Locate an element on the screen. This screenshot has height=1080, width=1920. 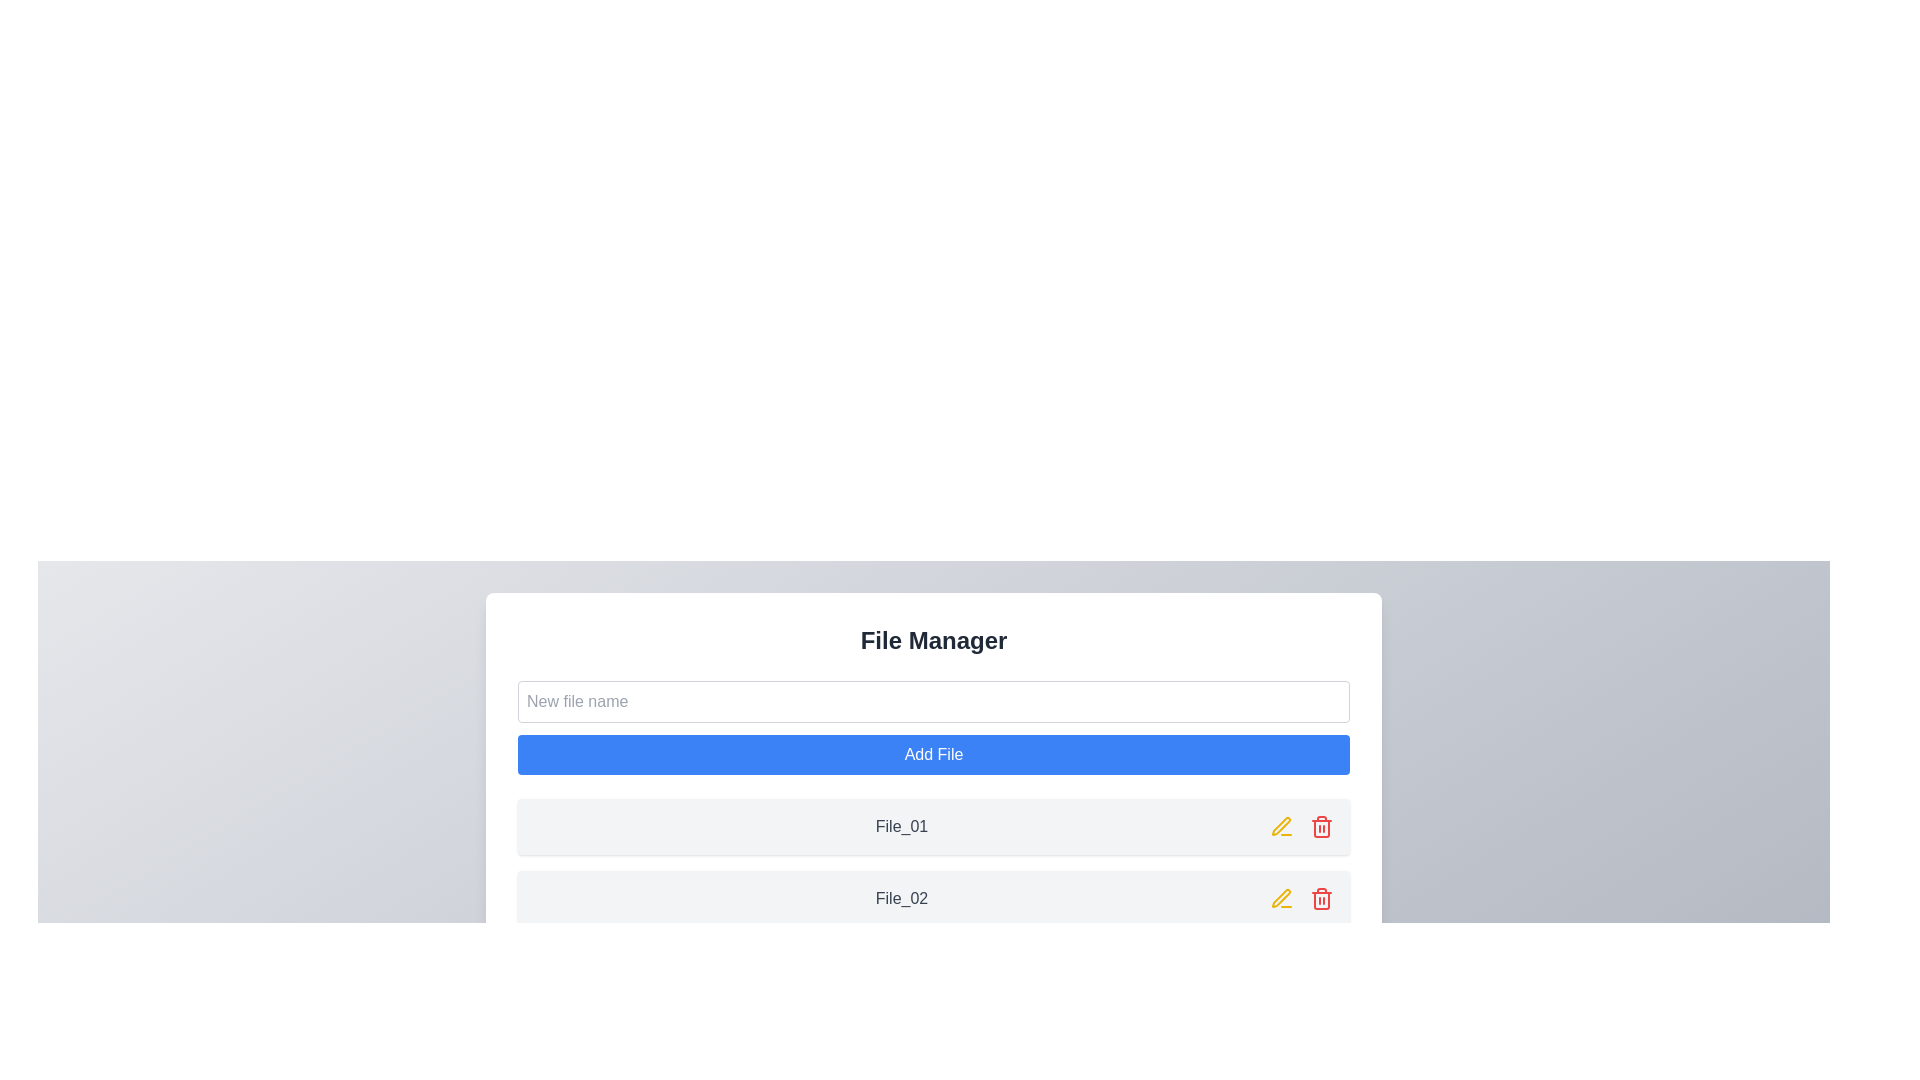
the trash icon associated with the file 'File_02', which is a red icon located in the second row of files is located at coordinates (1321, 901).